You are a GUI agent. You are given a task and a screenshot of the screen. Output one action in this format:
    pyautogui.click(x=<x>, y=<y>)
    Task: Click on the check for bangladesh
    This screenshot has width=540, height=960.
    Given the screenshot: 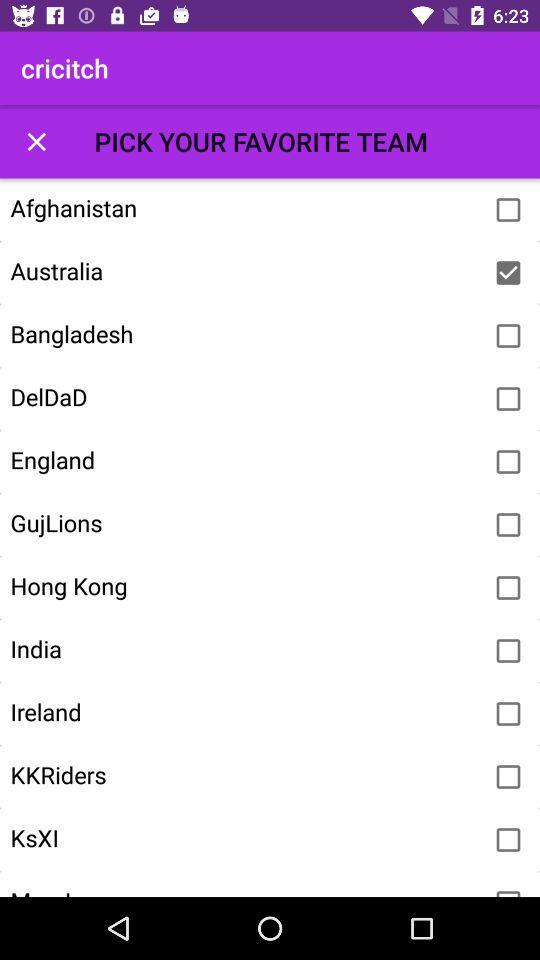 What is the action you would take?
    pyautogui.click(x=508, y=336)
    